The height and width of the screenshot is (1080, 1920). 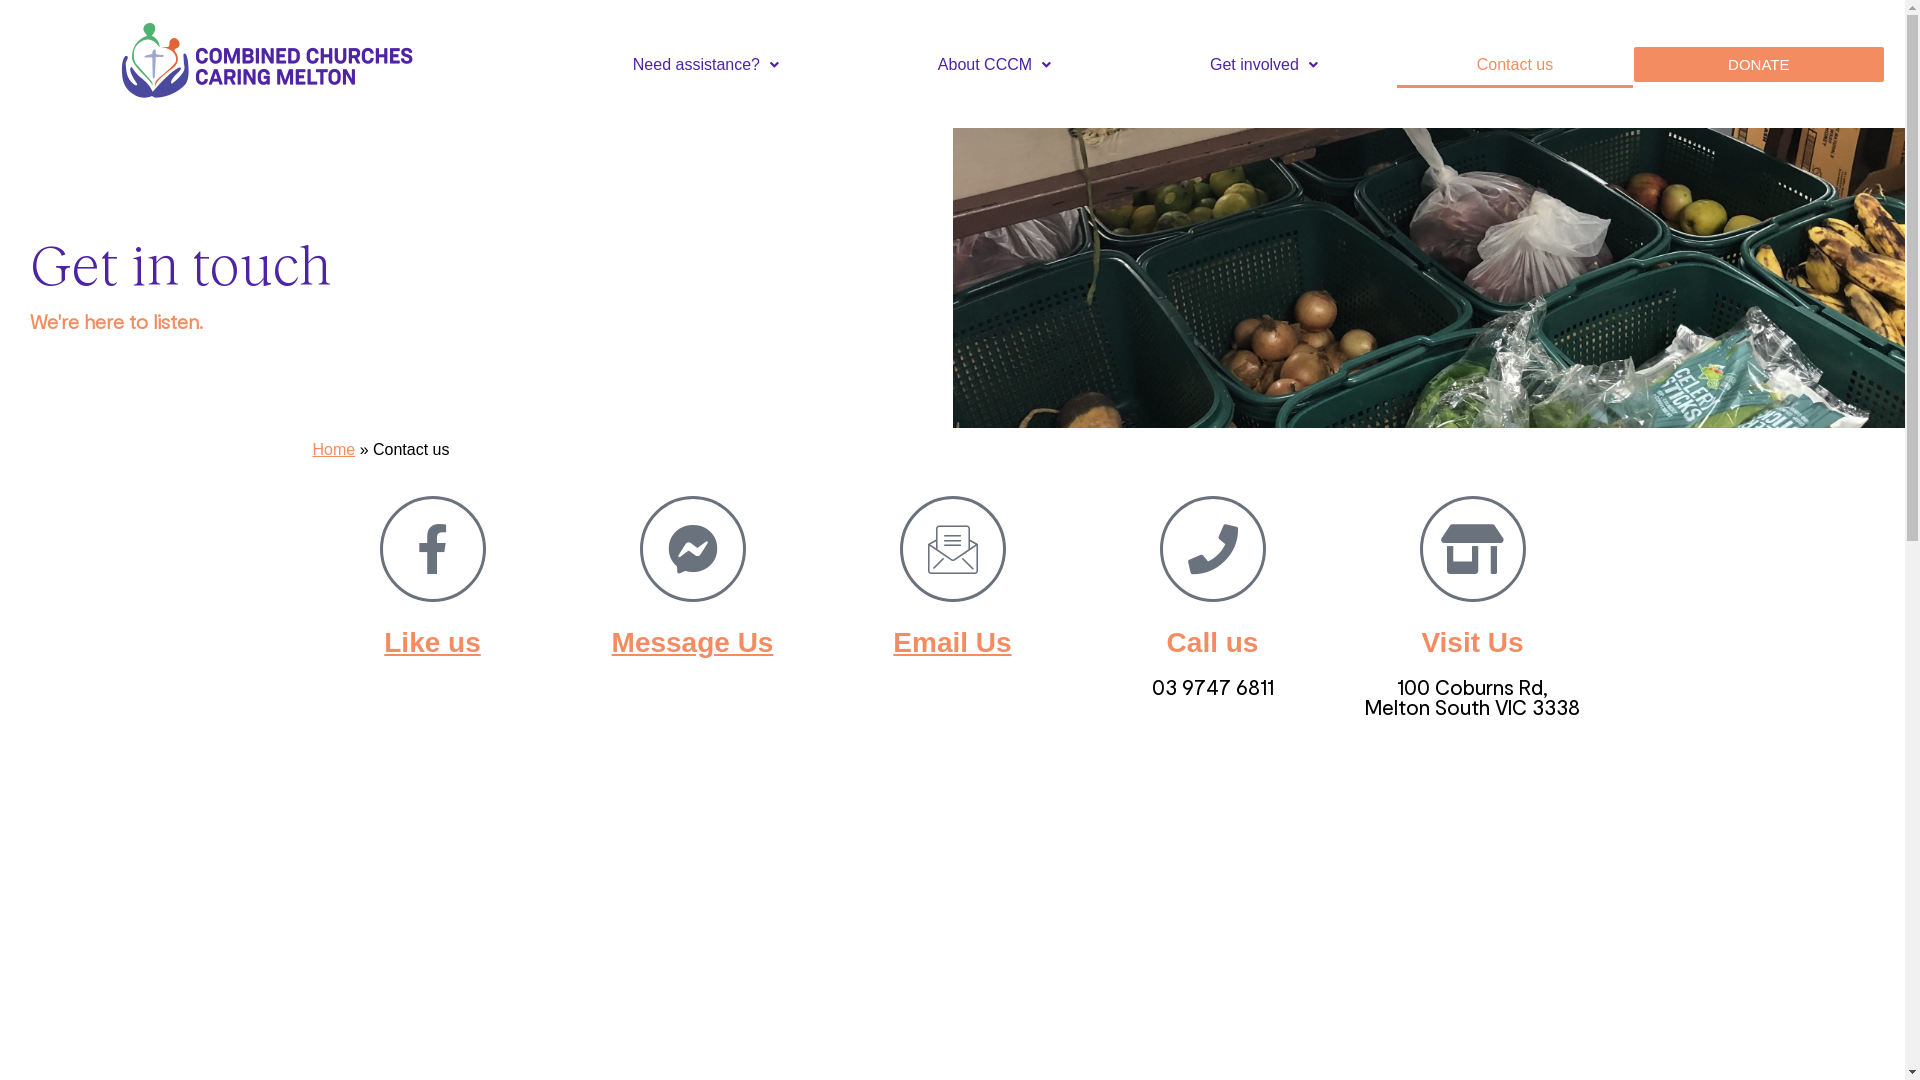 What do you see at coordinates (705, 64) in the screenshot?
I see `'Need assistance?'` at bounding box center [705, 64].